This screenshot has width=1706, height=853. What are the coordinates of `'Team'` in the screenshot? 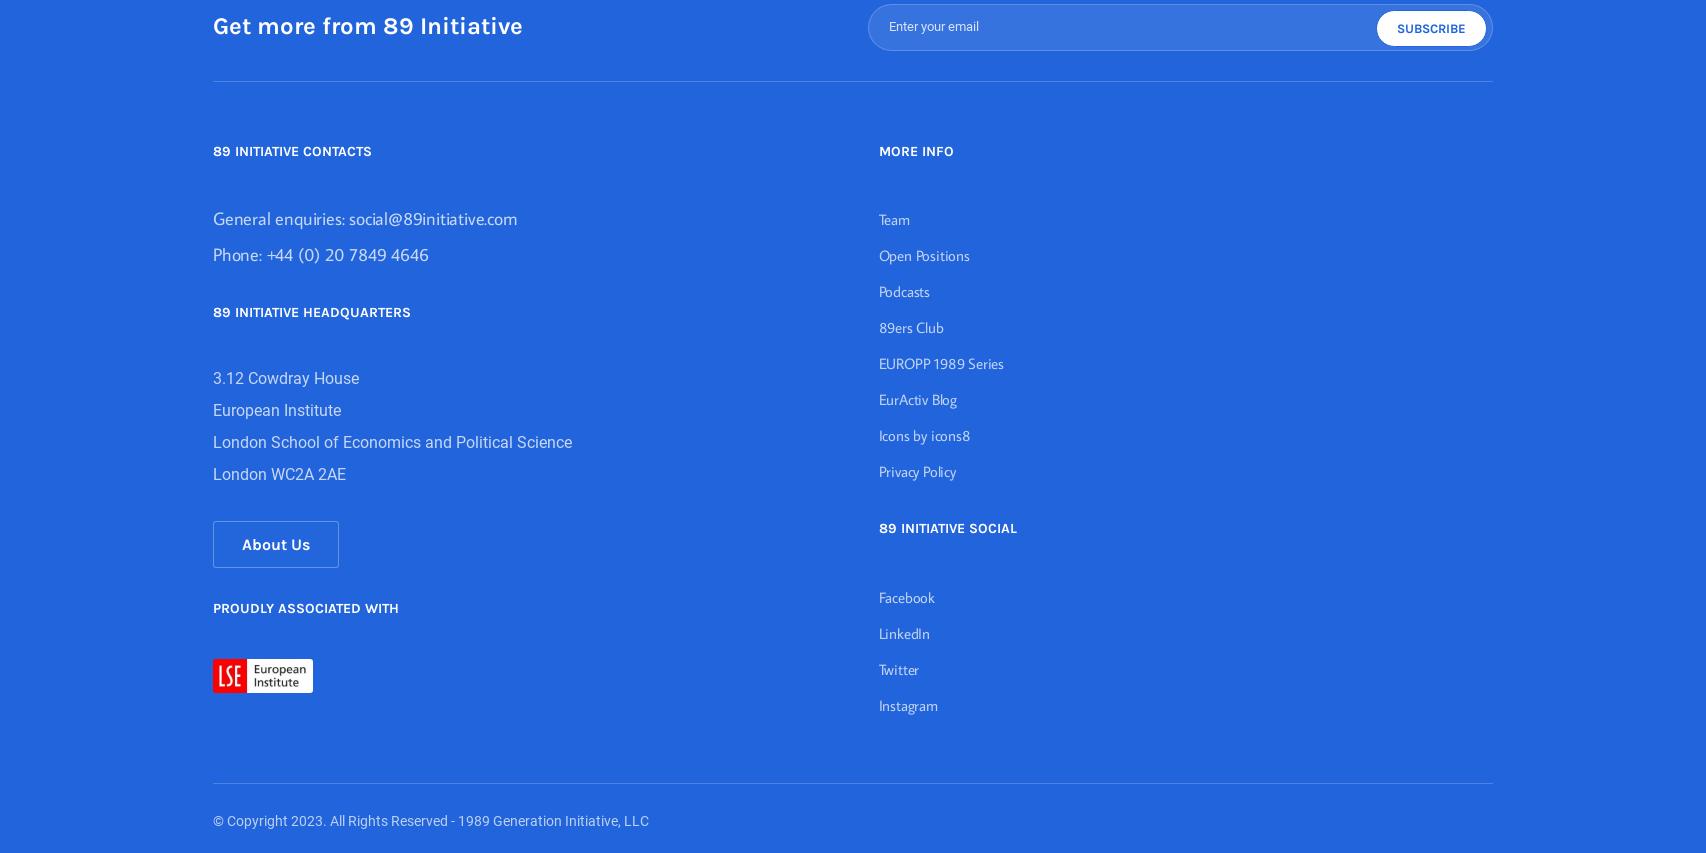 It's located at (878, 218).